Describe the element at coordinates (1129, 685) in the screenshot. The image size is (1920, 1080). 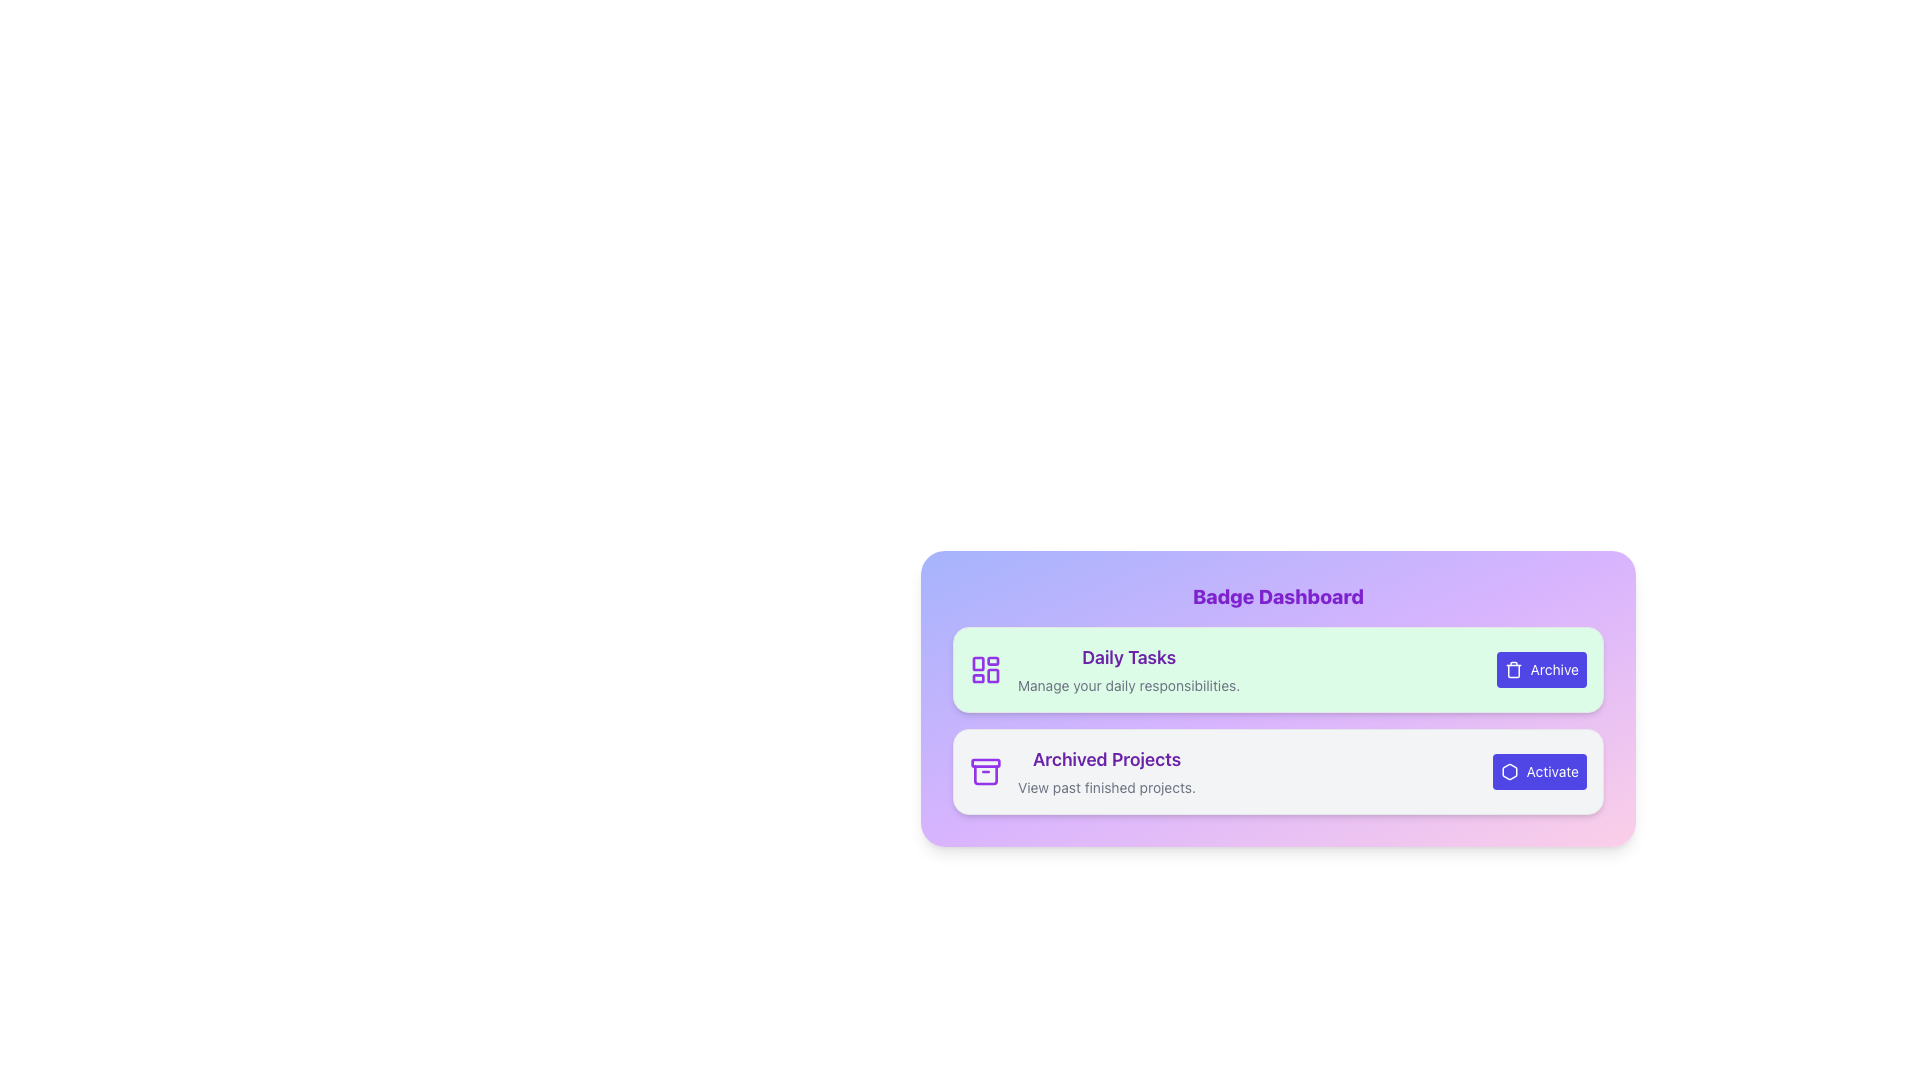
I see `the text element displaying 'Manage your daily responsibilities.' which is located within the 'Badge Dashboard' panel, below the 'Daily Tasks' heading` at that location.